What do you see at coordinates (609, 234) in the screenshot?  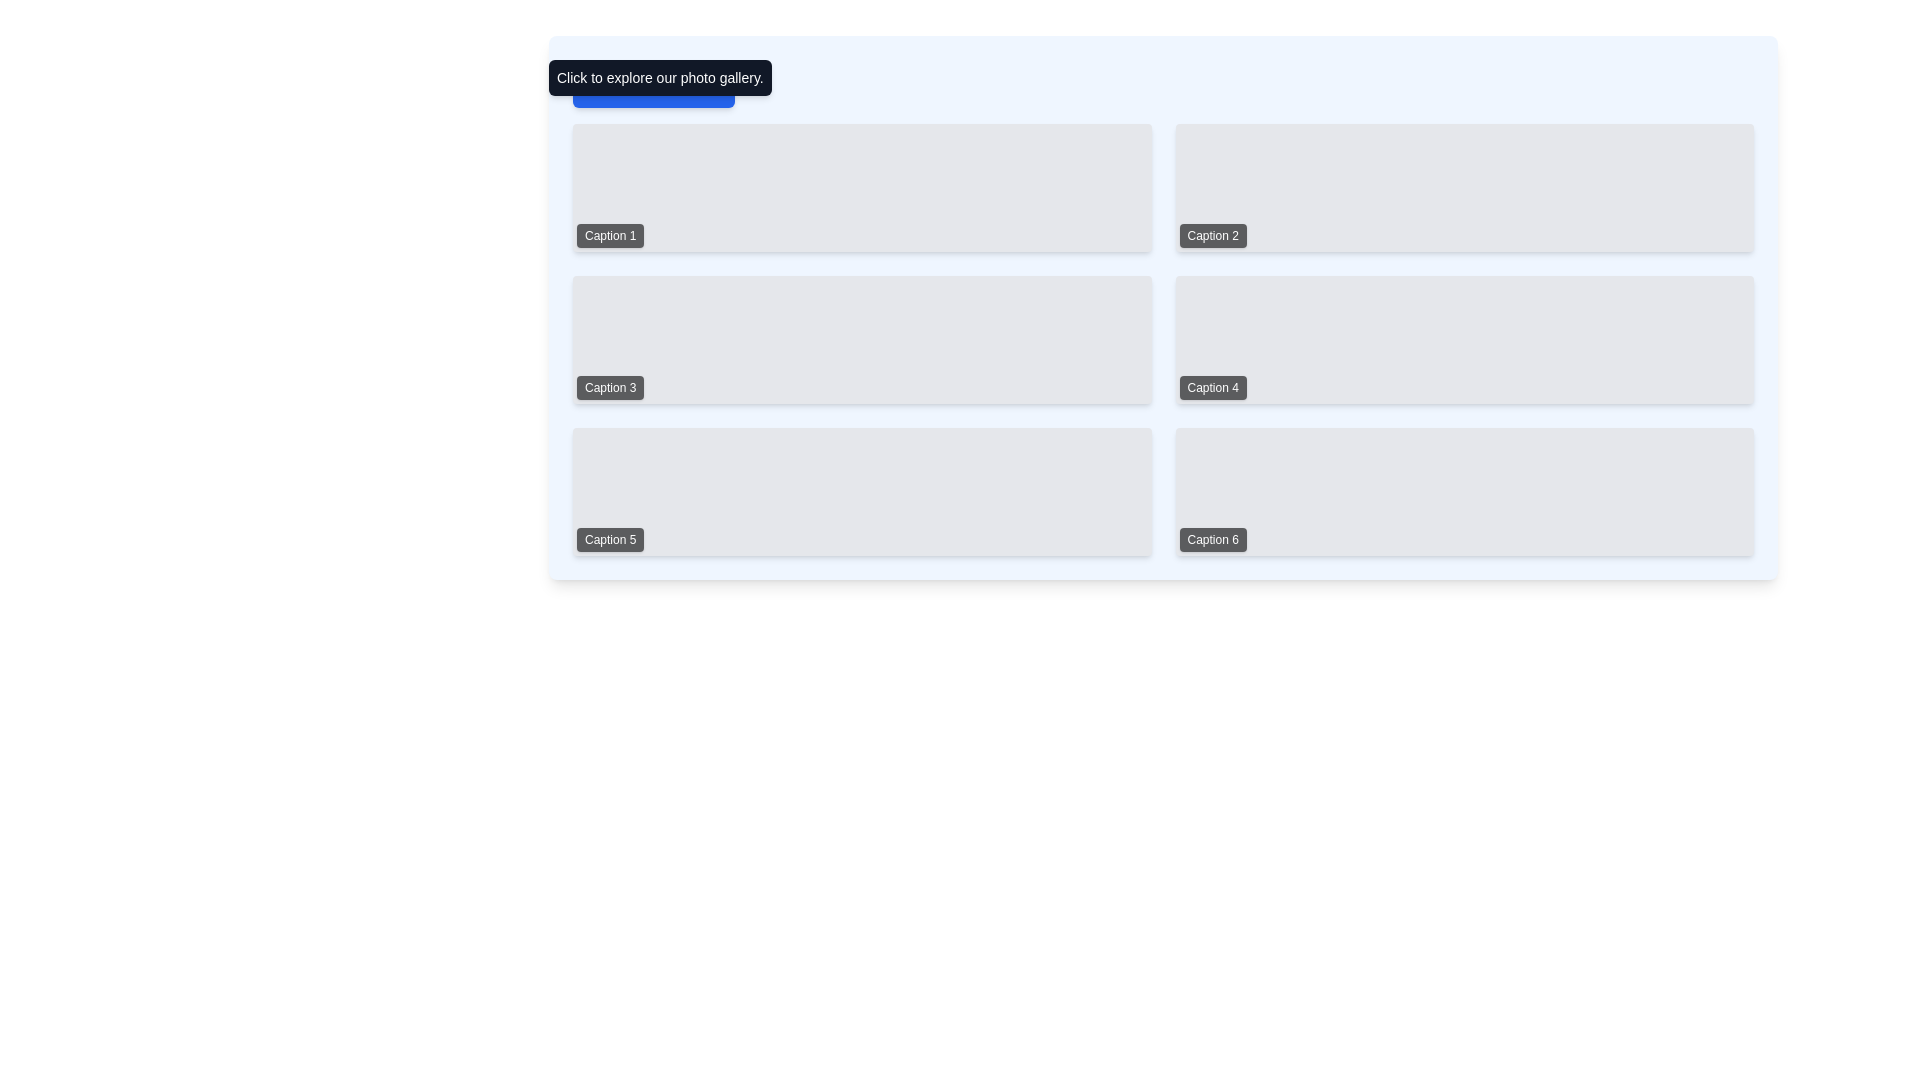 I see `the Text label located at the bottom-left corner of the rectangular section in the top-left quadrant, which serves as the caption for the first item in a two-column grid layout` at bounding box center [609, 234].